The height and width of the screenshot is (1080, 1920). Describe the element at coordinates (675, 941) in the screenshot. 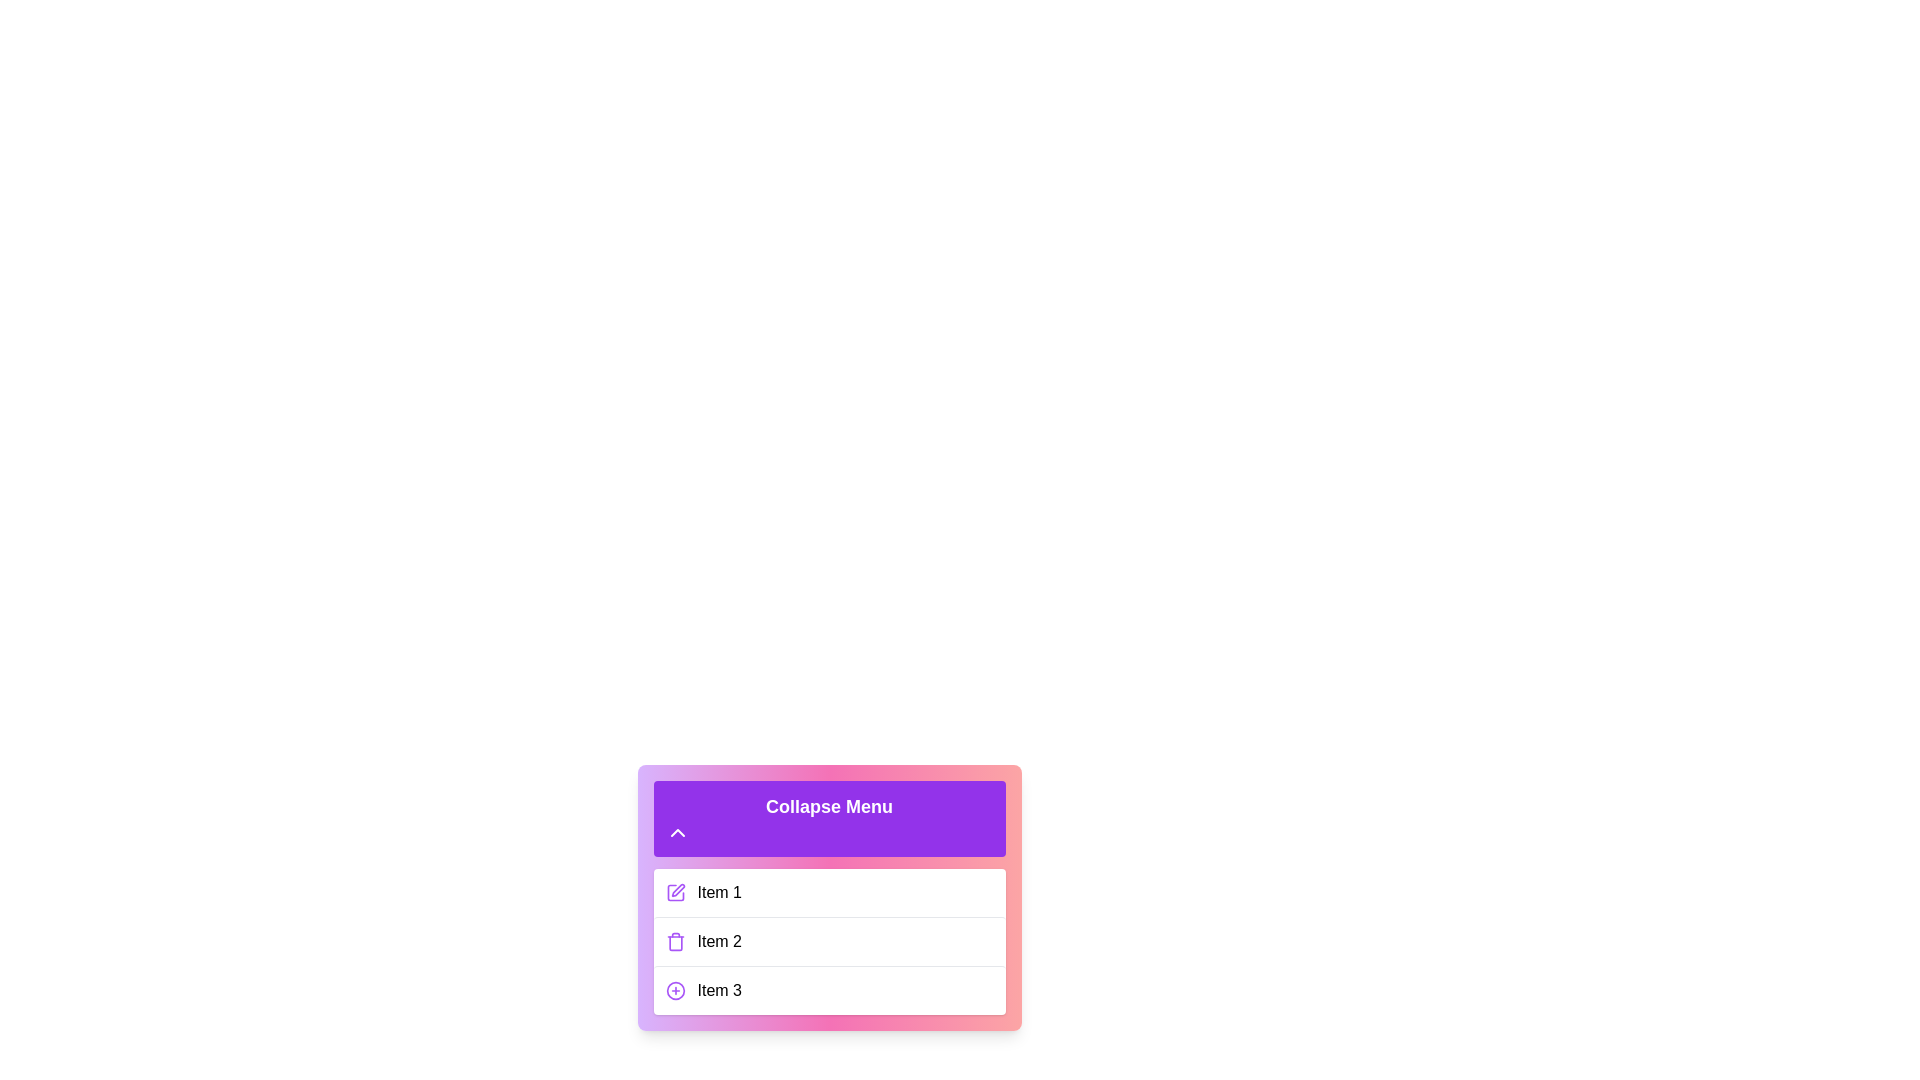

I see `the icon corresponding to Trash` at that location.